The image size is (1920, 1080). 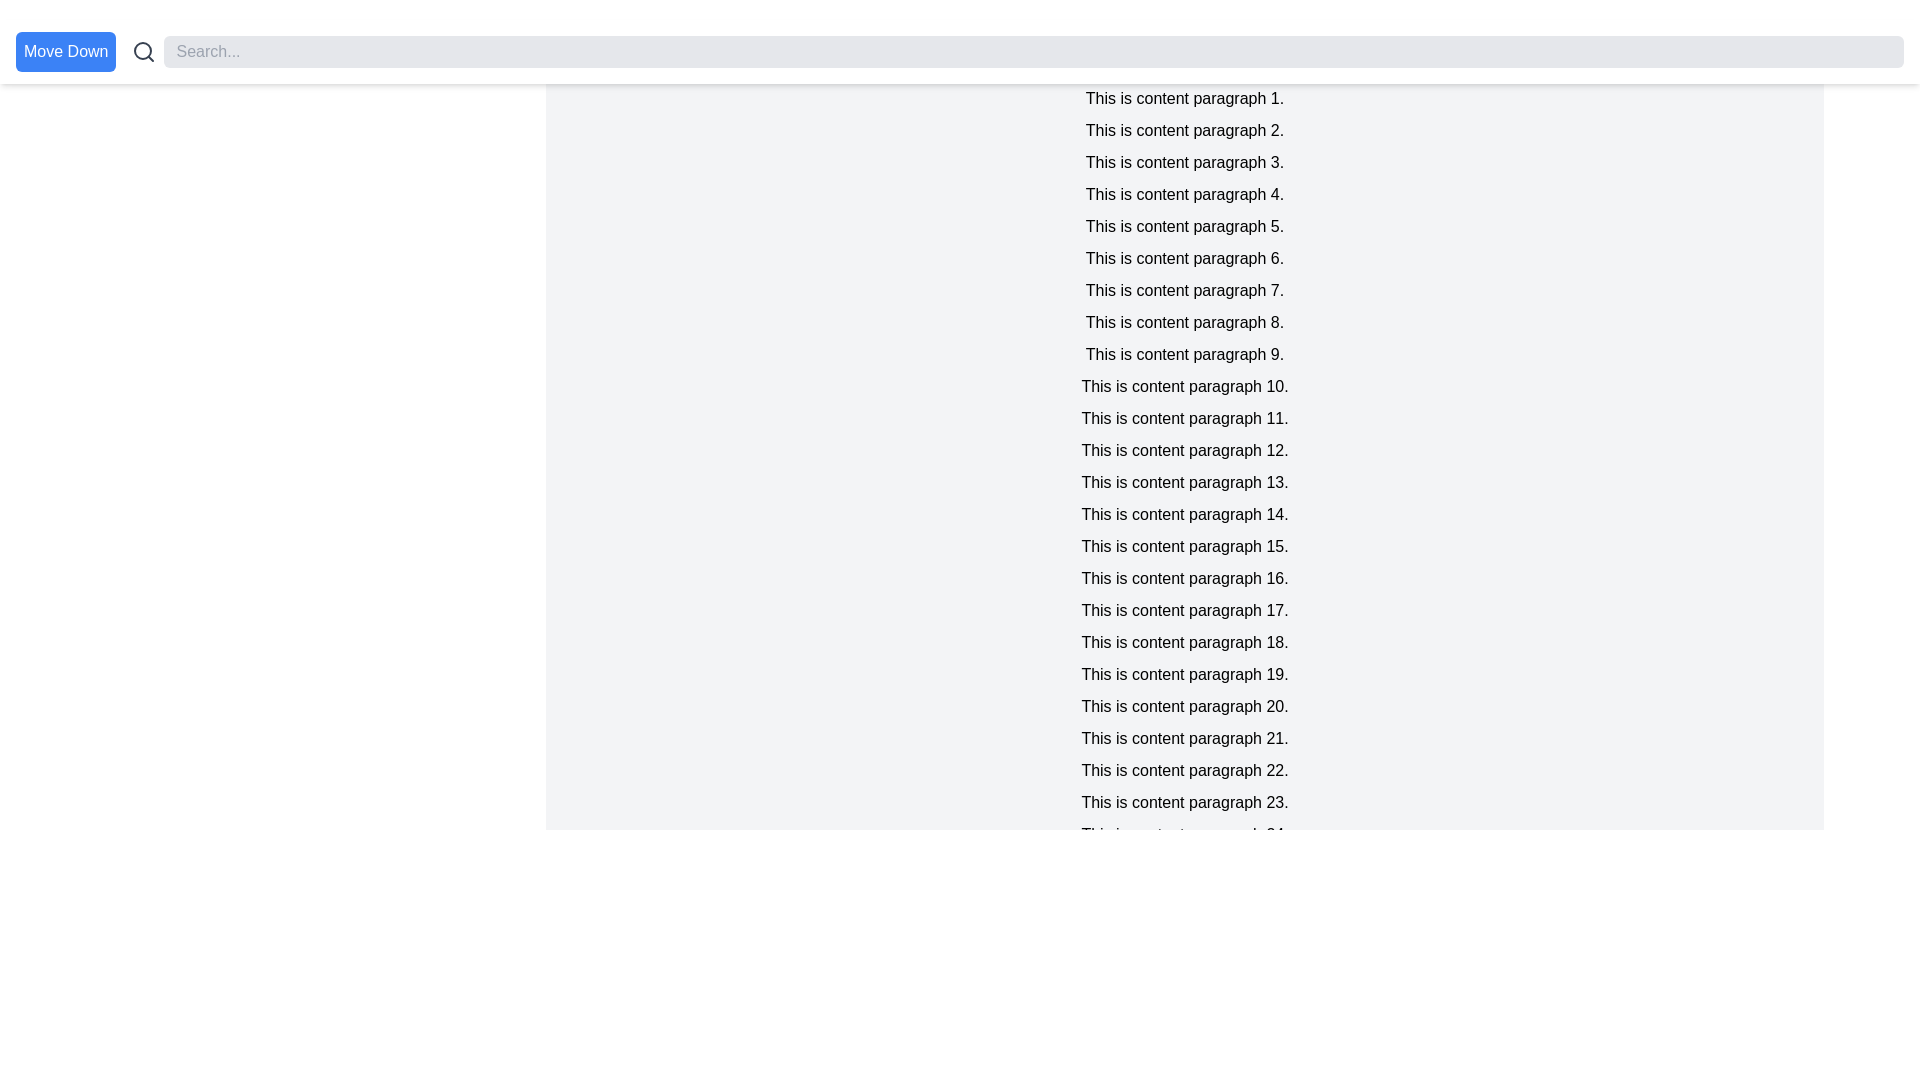 I want to click on on the text paragraph reading 'This is content paragraph 6.', so click(x=1185, y=257).